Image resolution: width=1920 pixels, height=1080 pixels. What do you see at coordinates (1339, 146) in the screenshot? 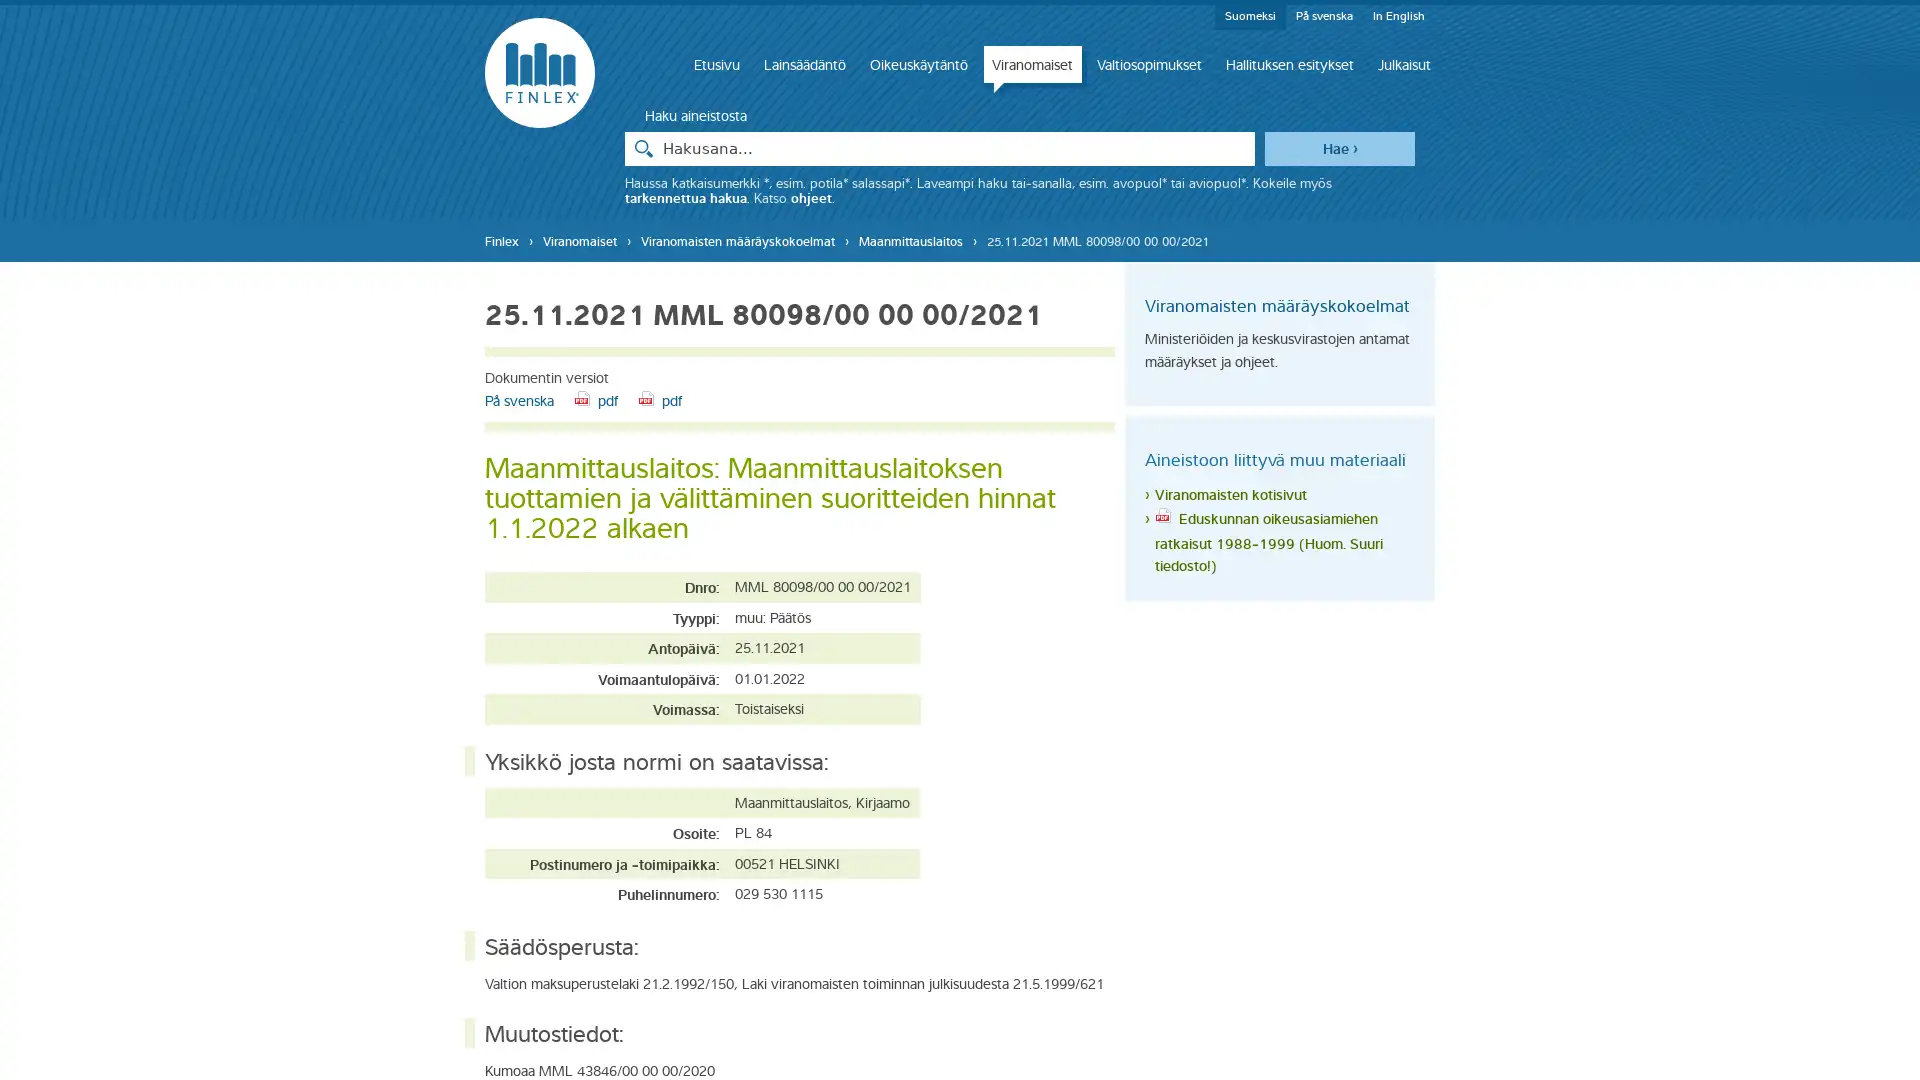
I see `Hae` at bounding box center [1339, 146].